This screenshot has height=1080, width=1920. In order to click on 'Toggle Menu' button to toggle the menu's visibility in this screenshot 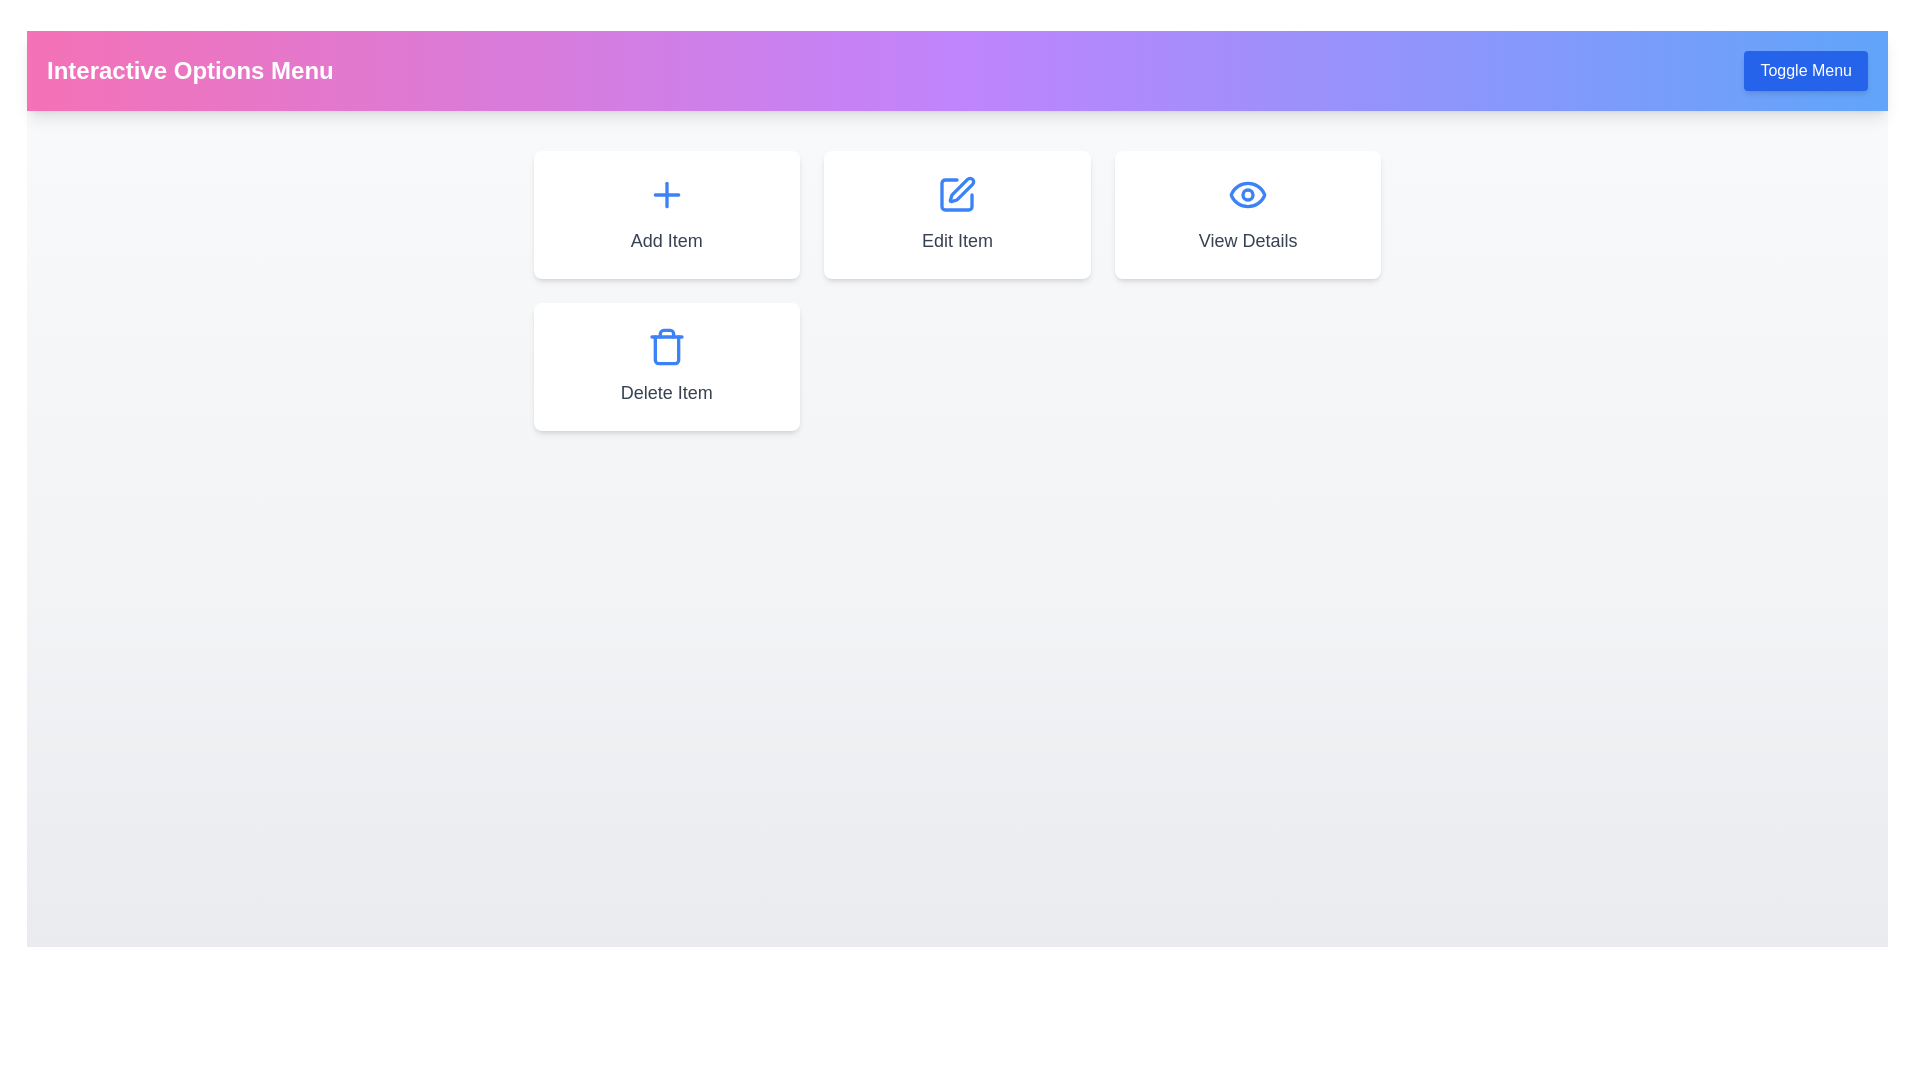, I will do `click(1805, 69)`.